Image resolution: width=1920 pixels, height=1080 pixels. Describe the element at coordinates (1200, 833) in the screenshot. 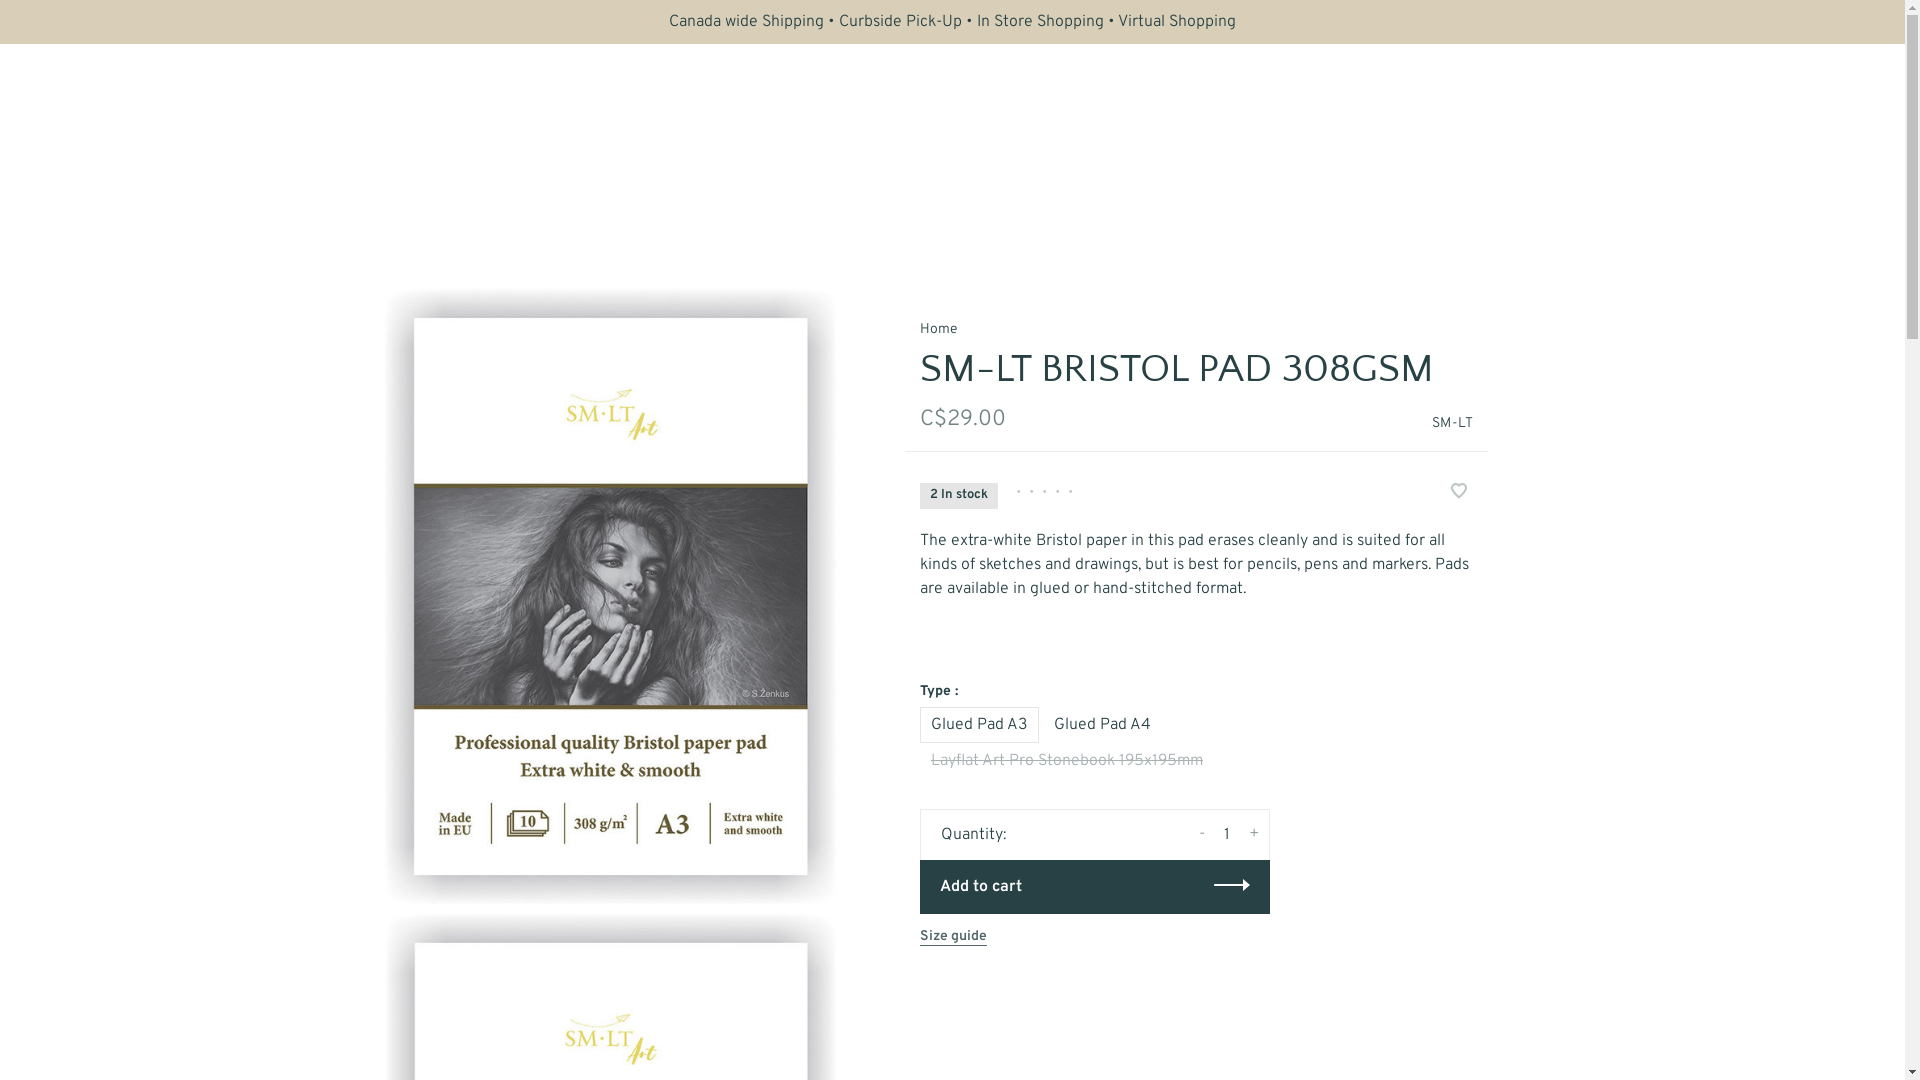

I see `'-'` at that location.